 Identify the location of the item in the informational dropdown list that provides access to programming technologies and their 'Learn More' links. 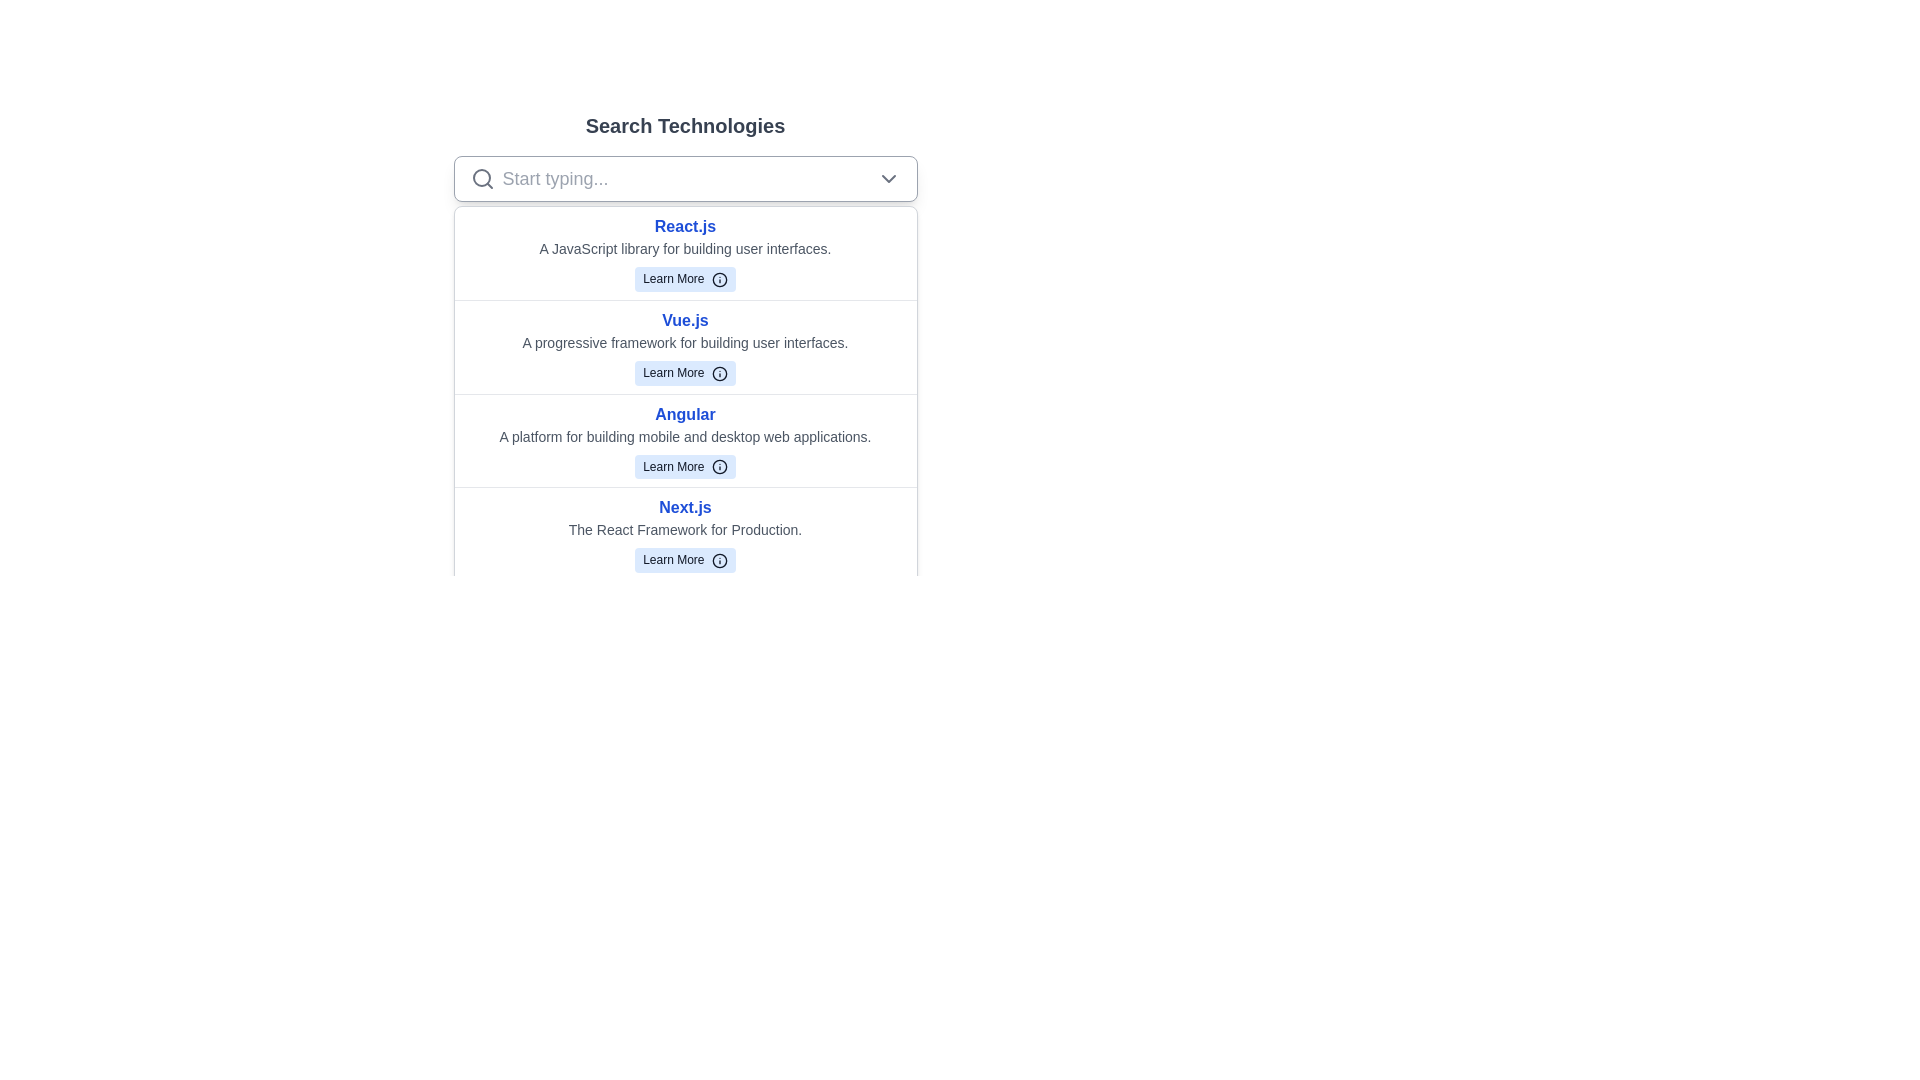
(685, 440).